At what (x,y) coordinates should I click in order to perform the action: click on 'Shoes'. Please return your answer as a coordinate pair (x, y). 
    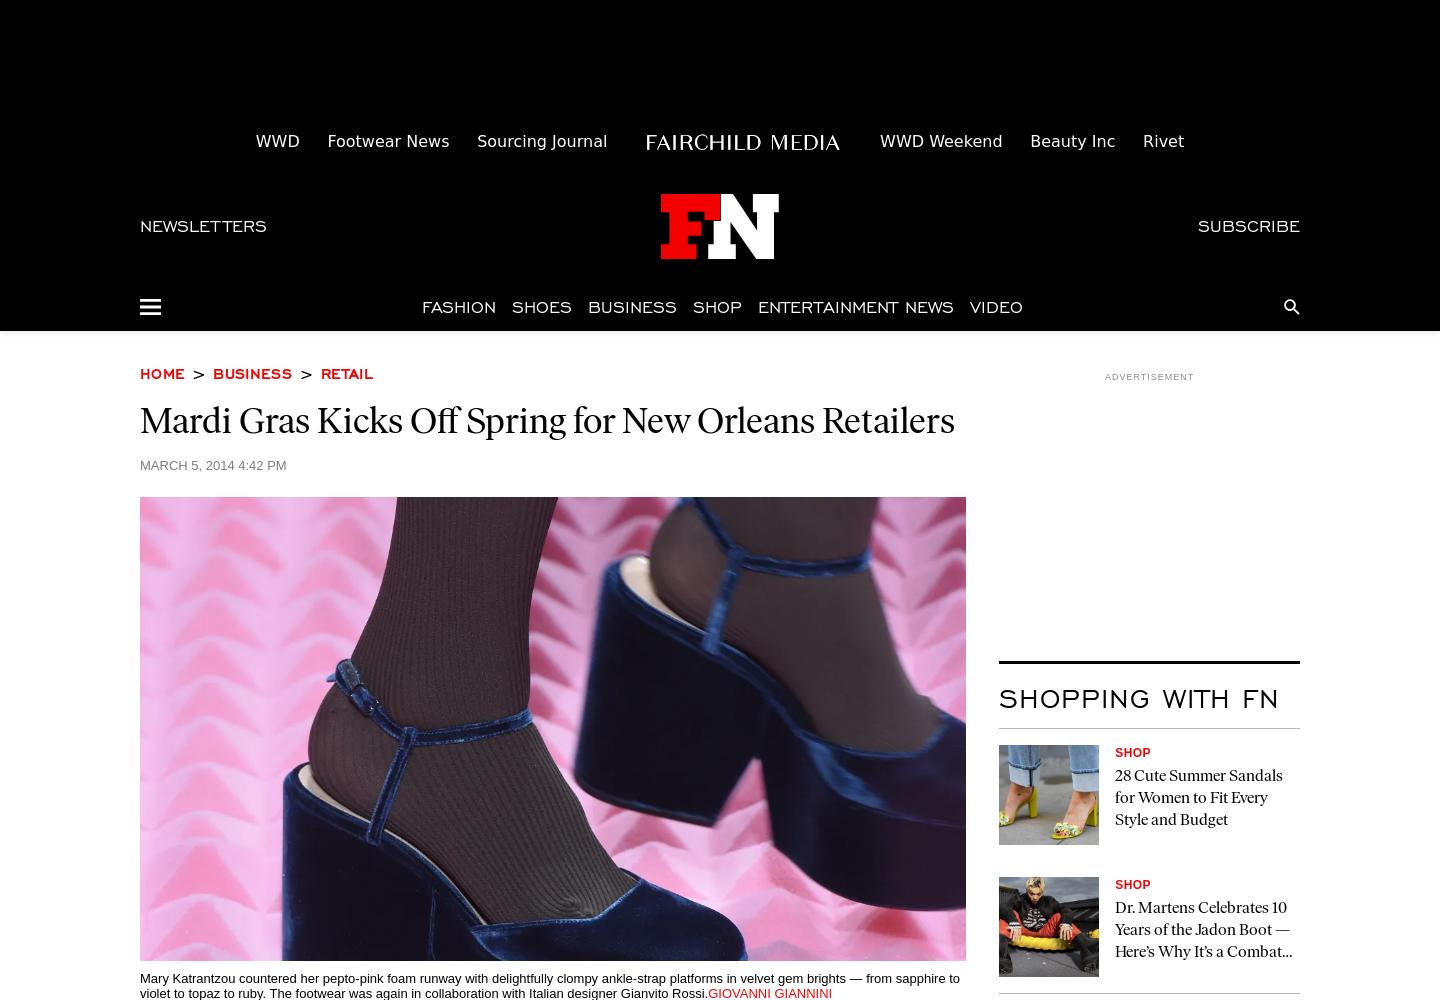
    Looking at the image, I should click on (542, 306).